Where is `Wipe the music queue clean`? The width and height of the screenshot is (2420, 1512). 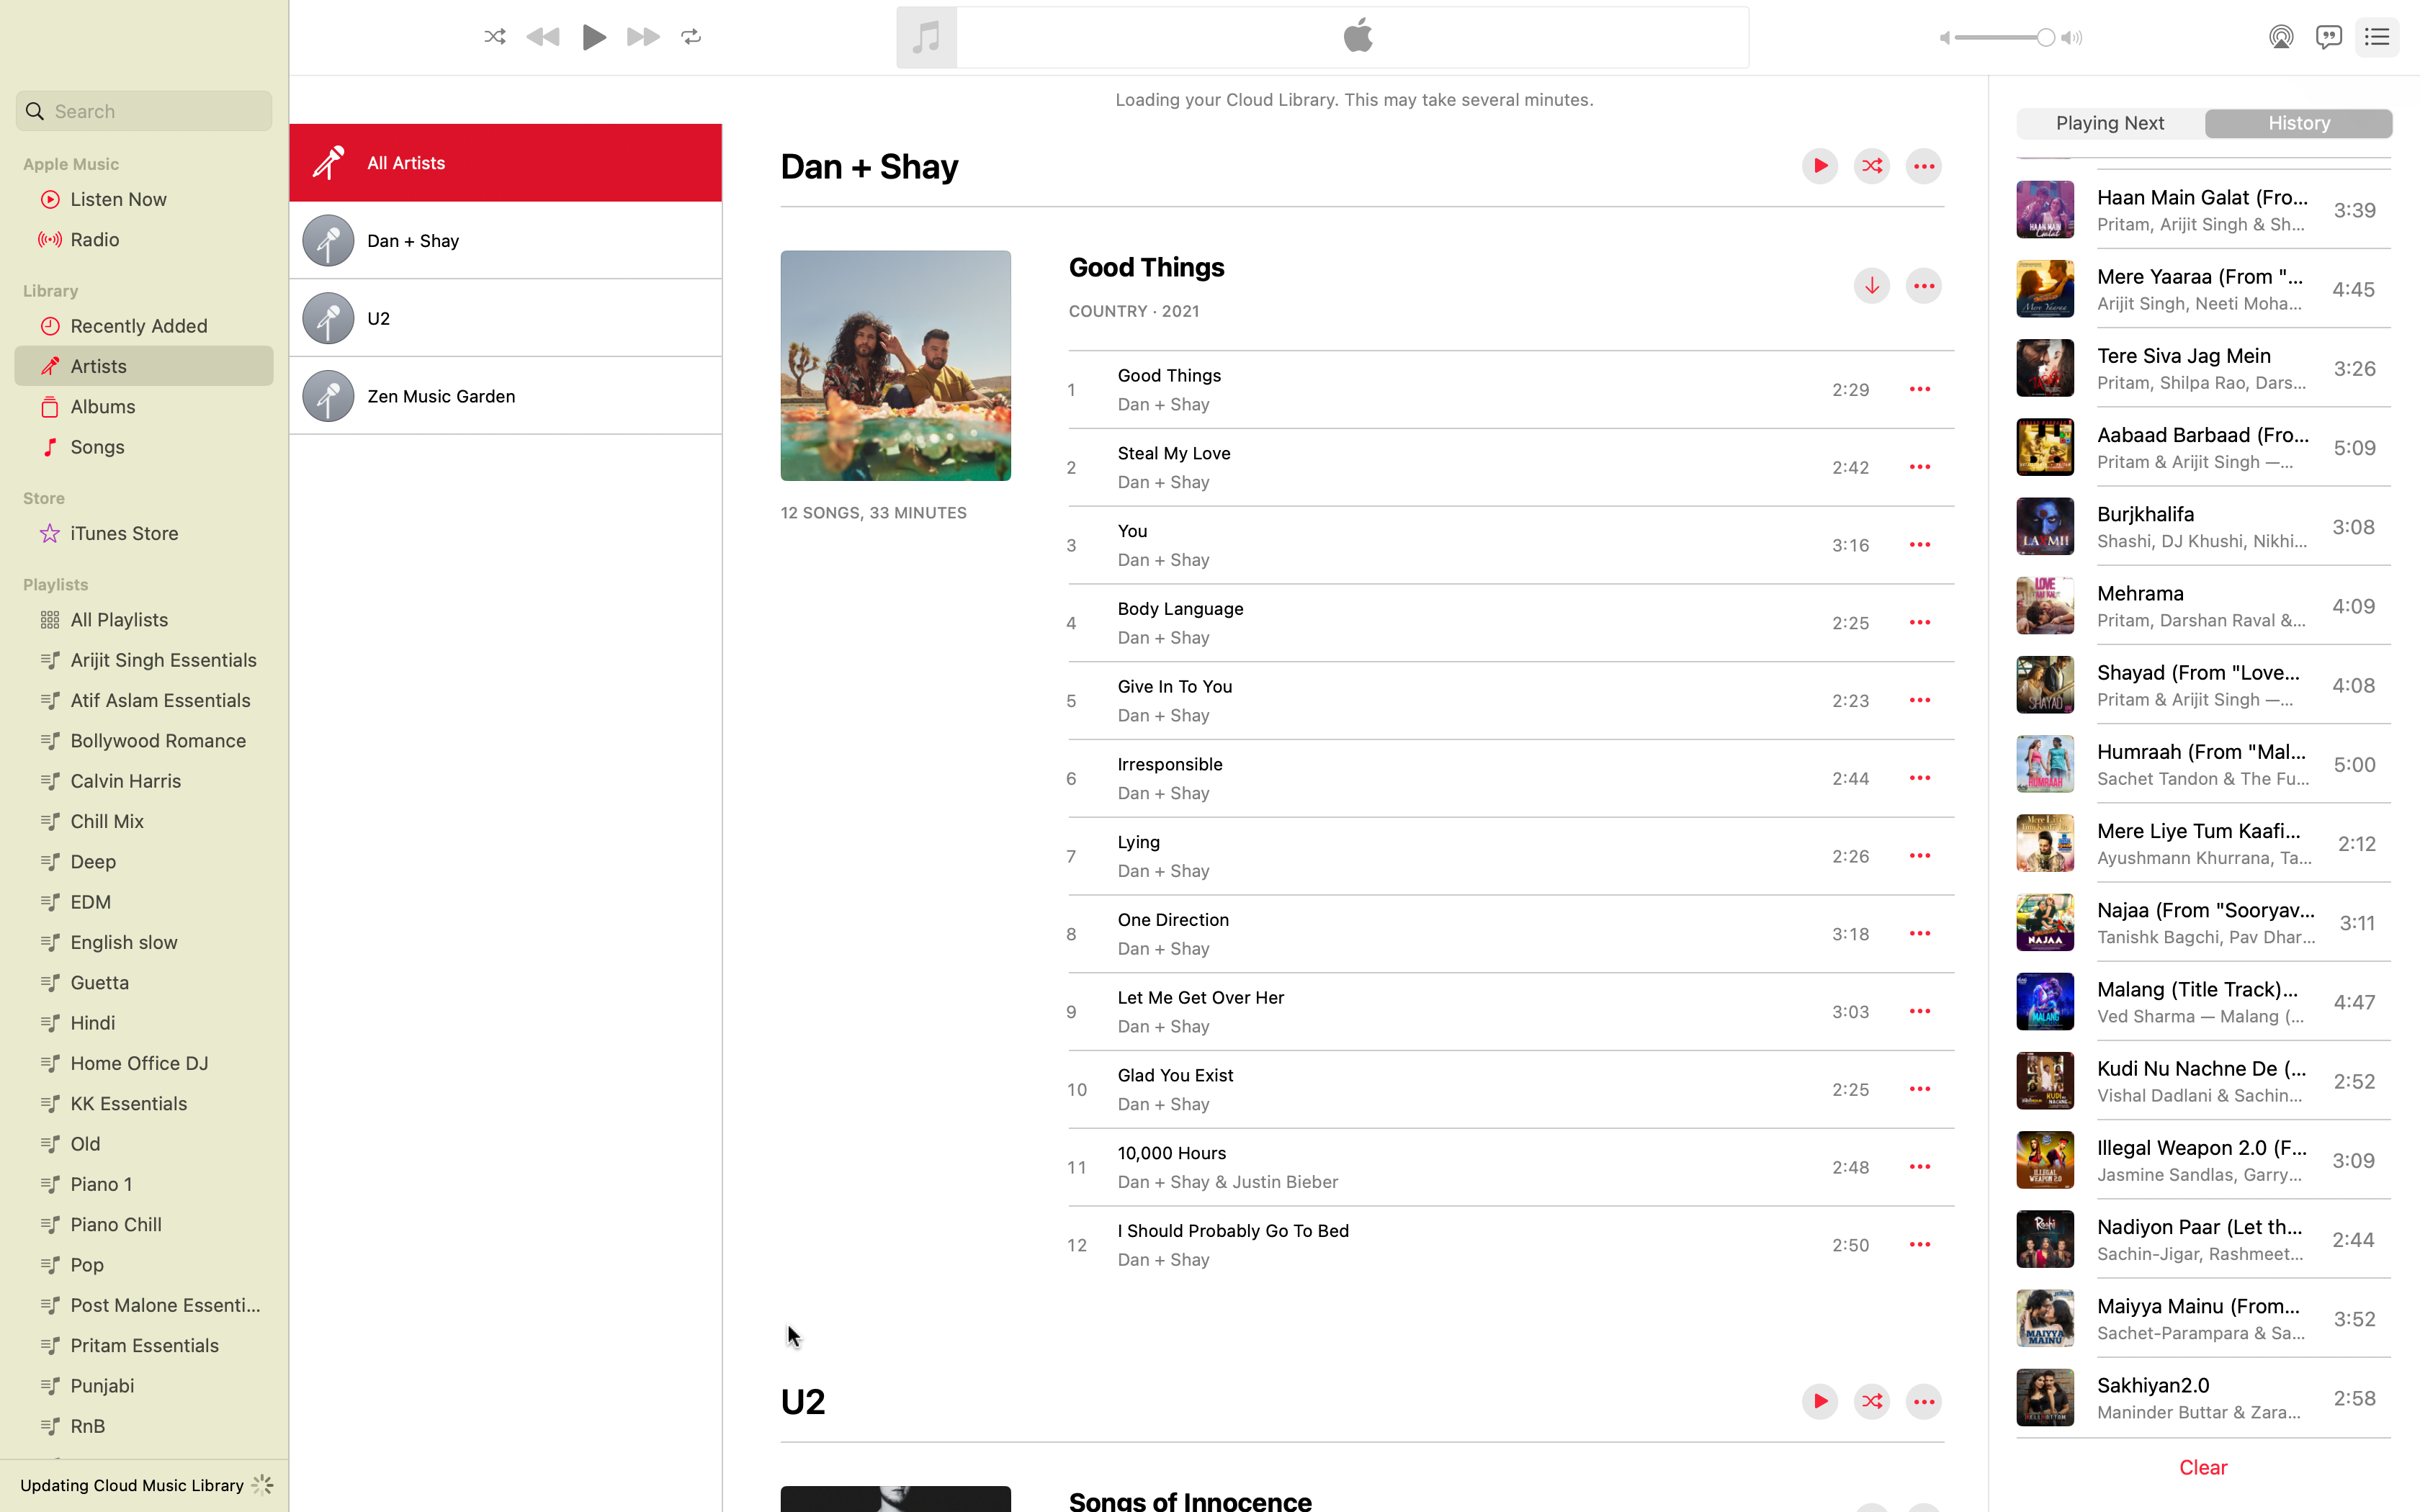
Wipe the music queue clean is located at coordinates (2208, 1467).